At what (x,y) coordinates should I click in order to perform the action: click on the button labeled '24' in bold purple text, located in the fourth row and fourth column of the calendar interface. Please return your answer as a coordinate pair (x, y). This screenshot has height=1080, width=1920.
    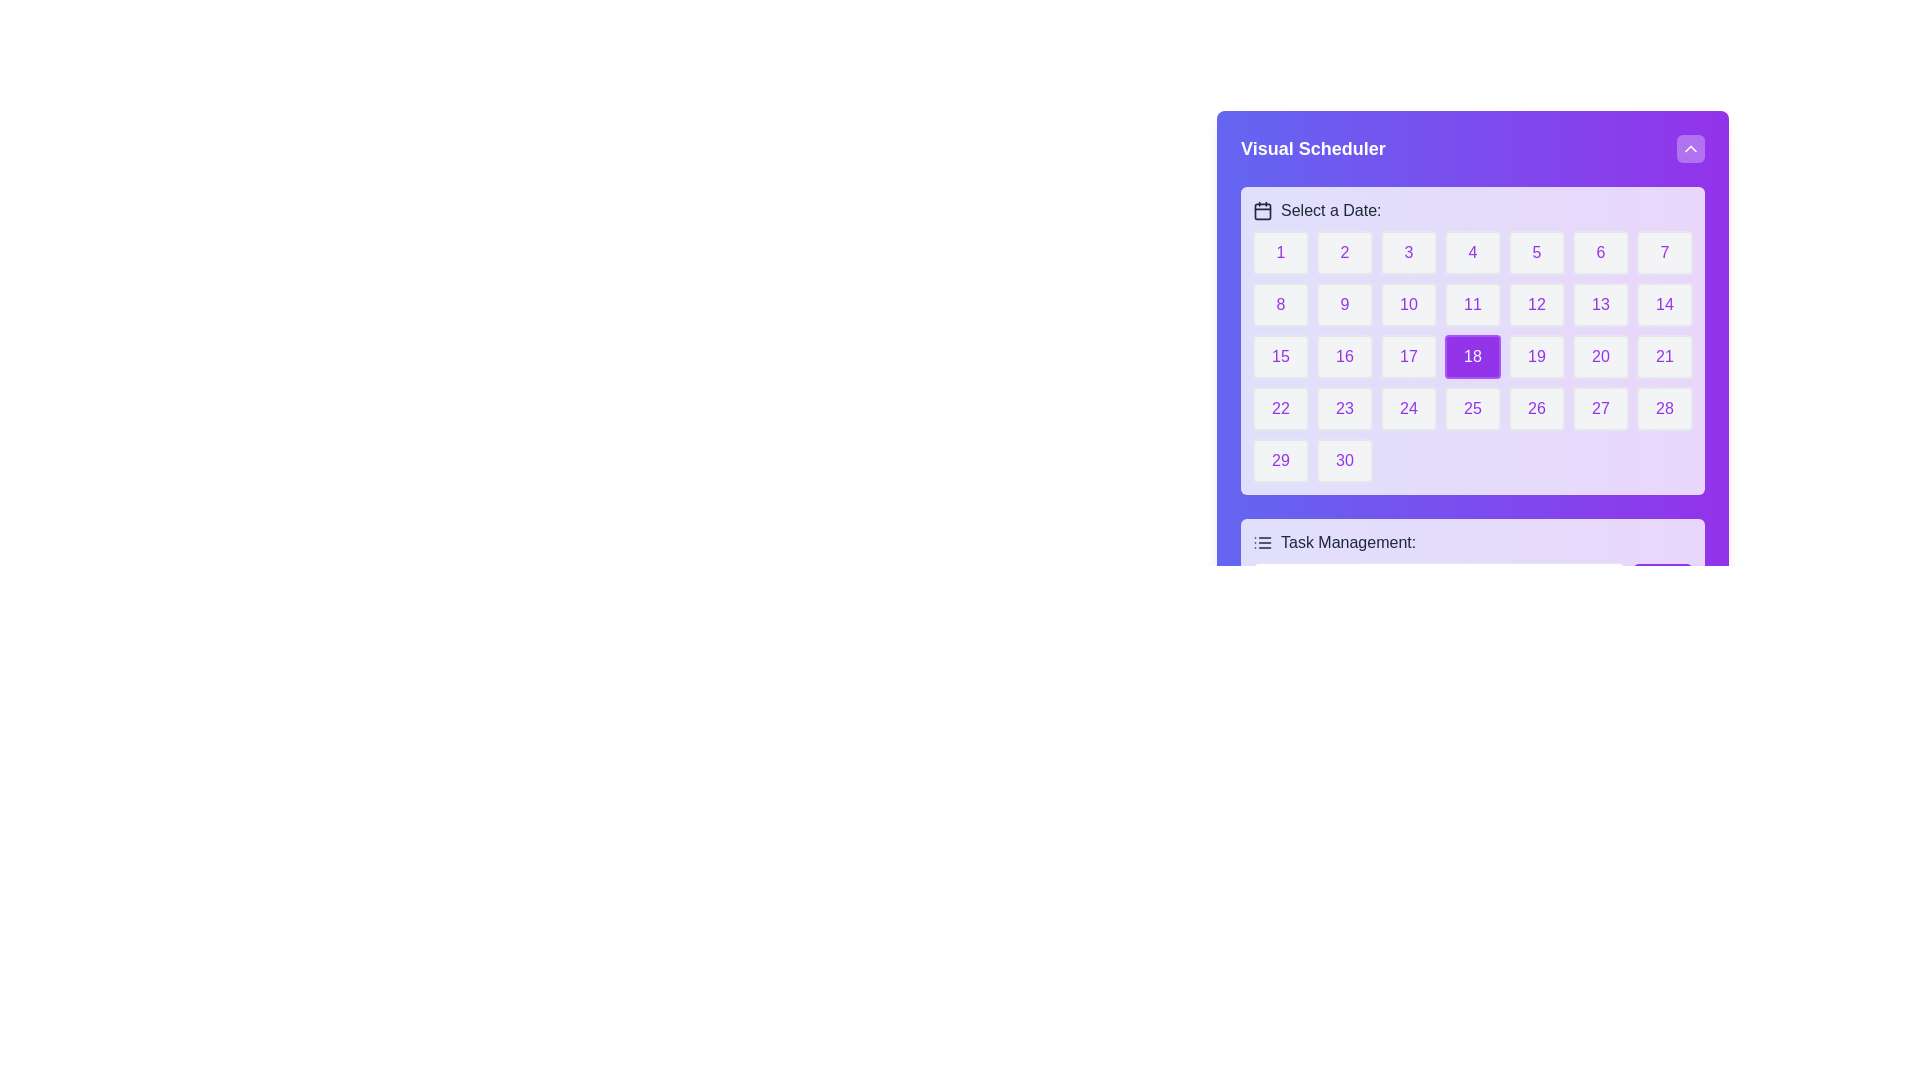
    Looking at the image, I should click on (1408, 407).